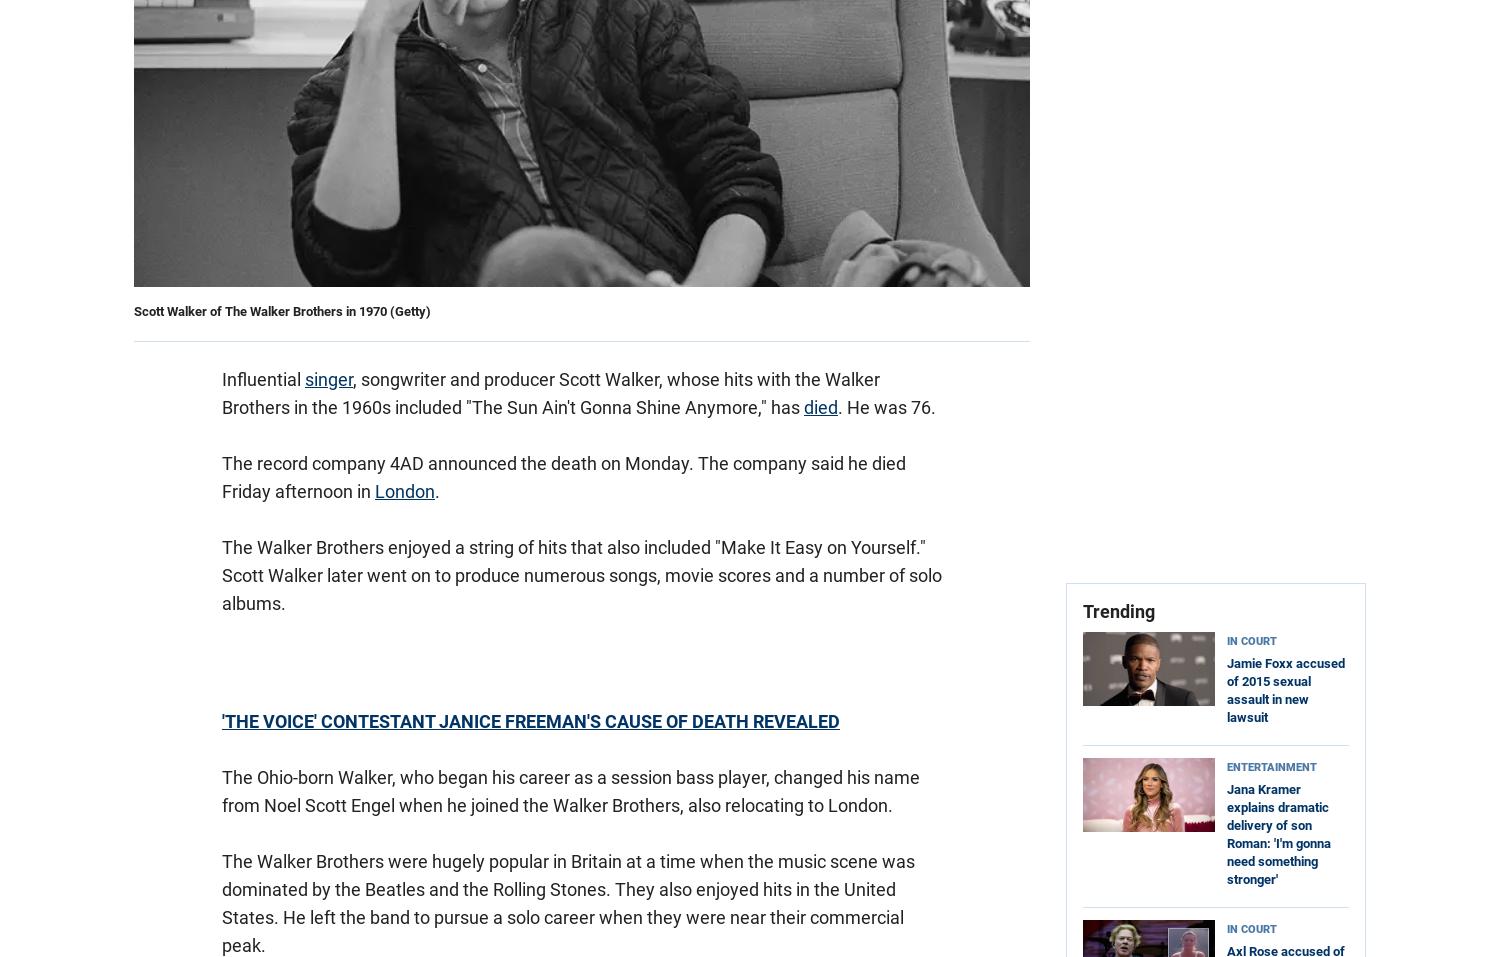 Image resolution: width=1500 pixels, height=957 pixels. I want to click on 'Jamie Foxx accused of 2015 sexual assault in new lawsuit', so click(1285, 690).